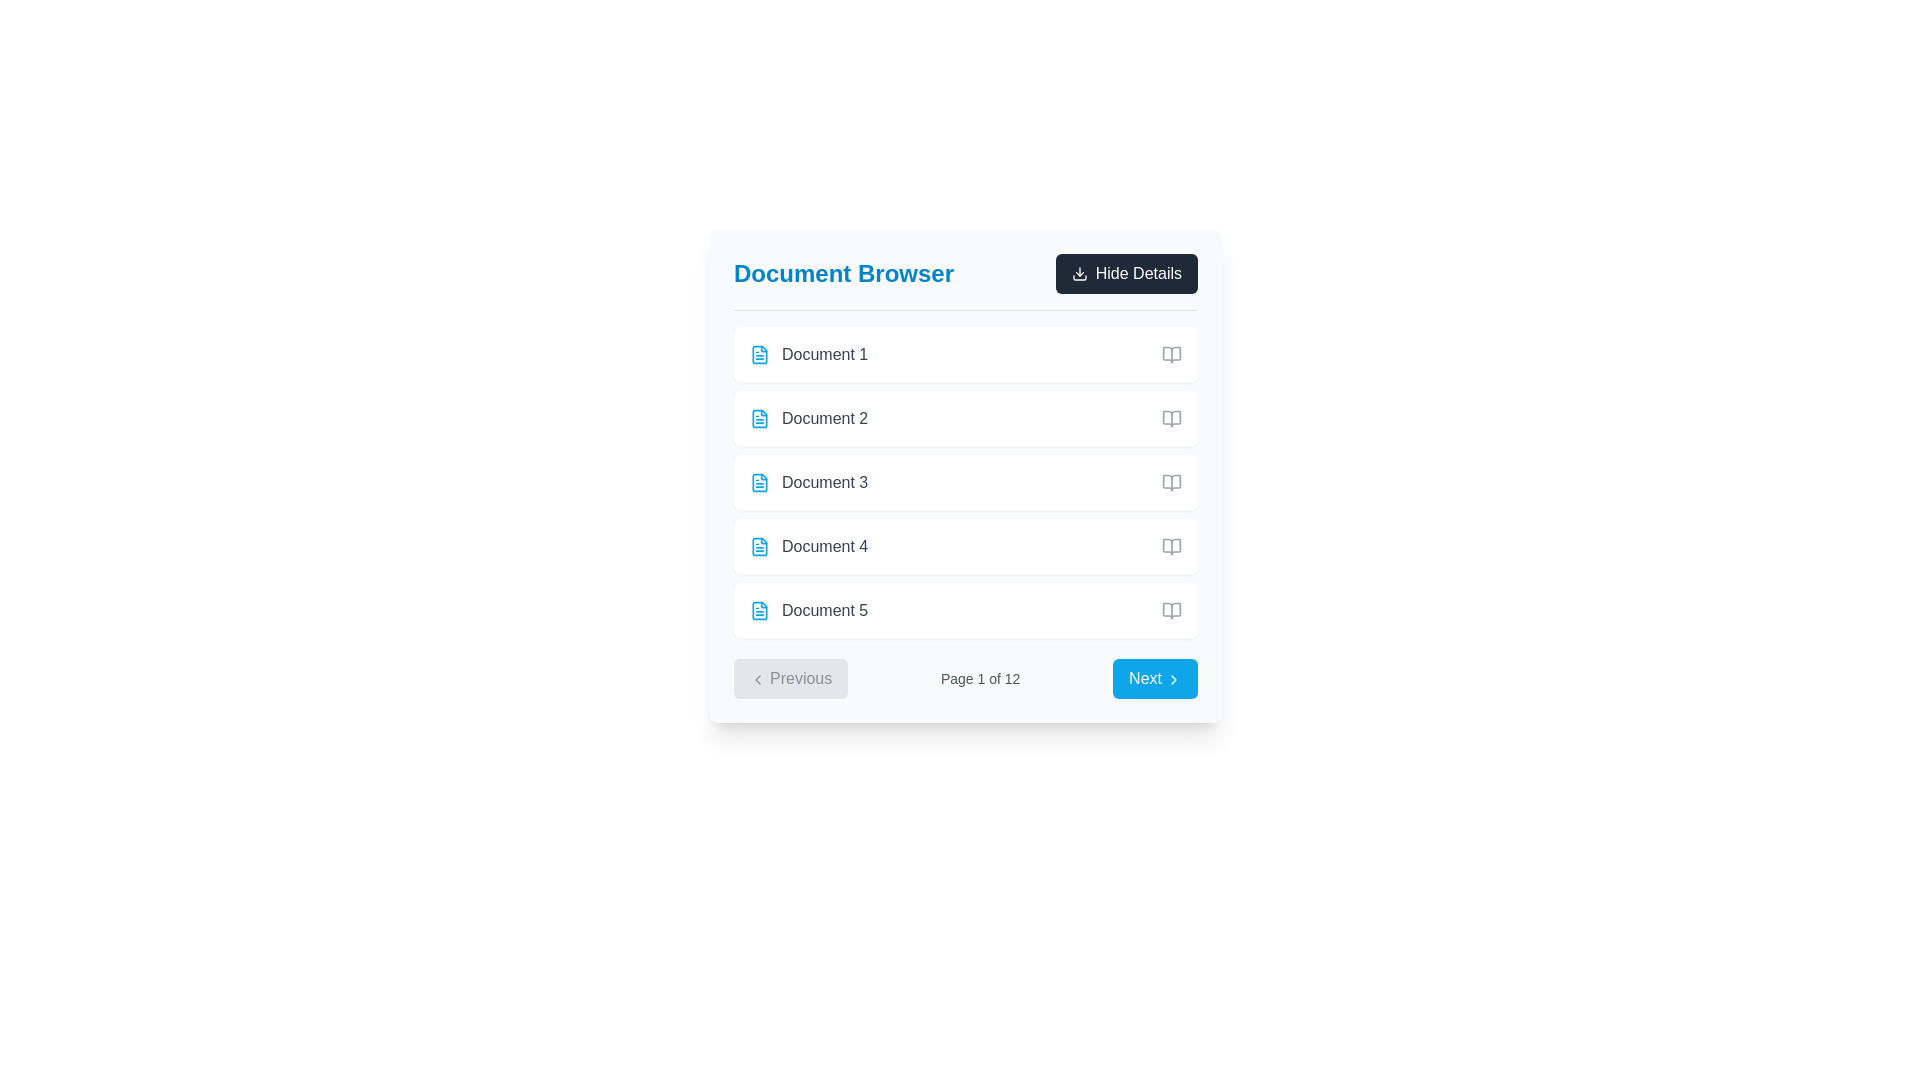 The height and width of the screenshot is (1080, 1920). I want to click on the selectable list item representing 'Document 3', so click(965, 482).